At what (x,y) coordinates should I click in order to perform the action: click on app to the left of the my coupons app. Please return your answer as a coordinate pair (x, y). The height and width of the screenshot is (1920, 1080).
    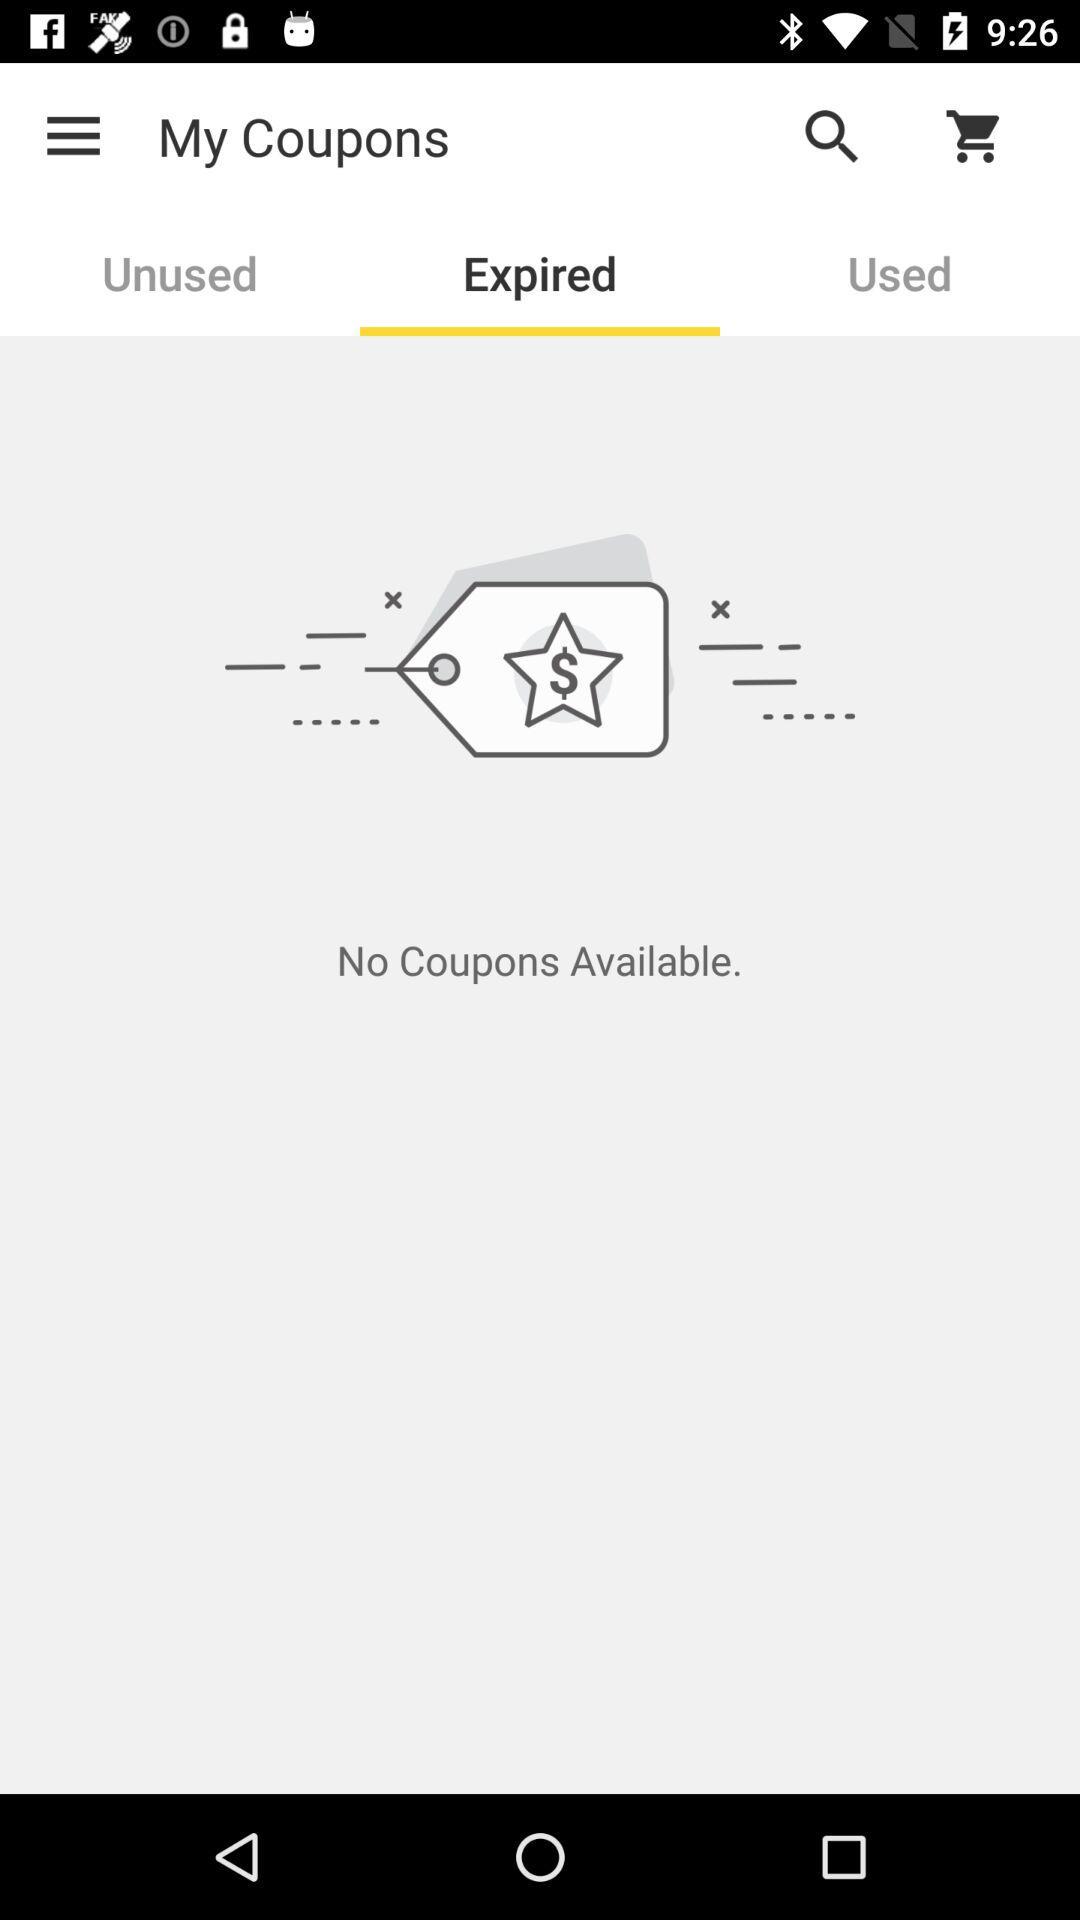
    Looking at the image, I should click on (72, 135).